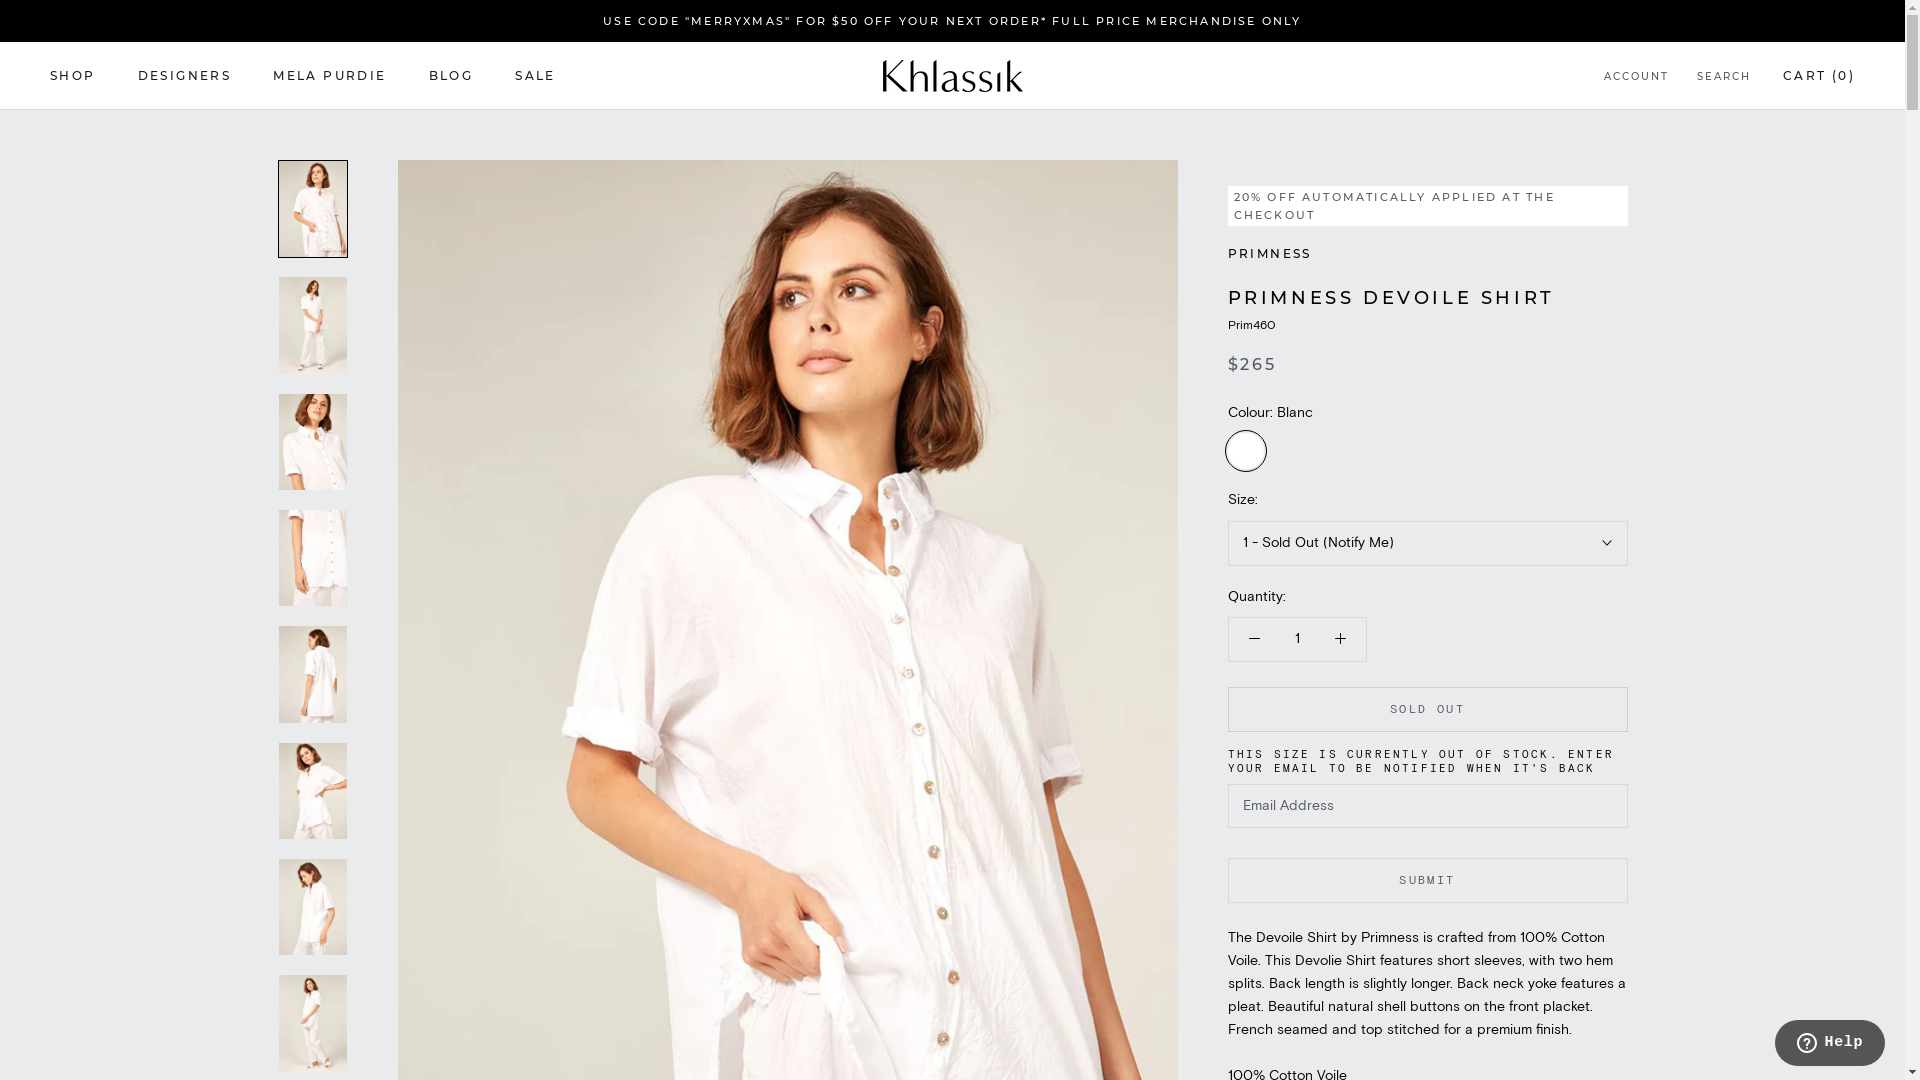 The width and height of the screenshot is (1920, 1080). What do you see at coordinates (329, 74) in the screenshot?
I see `'MELA PURDIE'` at bounding box center [329, 74].